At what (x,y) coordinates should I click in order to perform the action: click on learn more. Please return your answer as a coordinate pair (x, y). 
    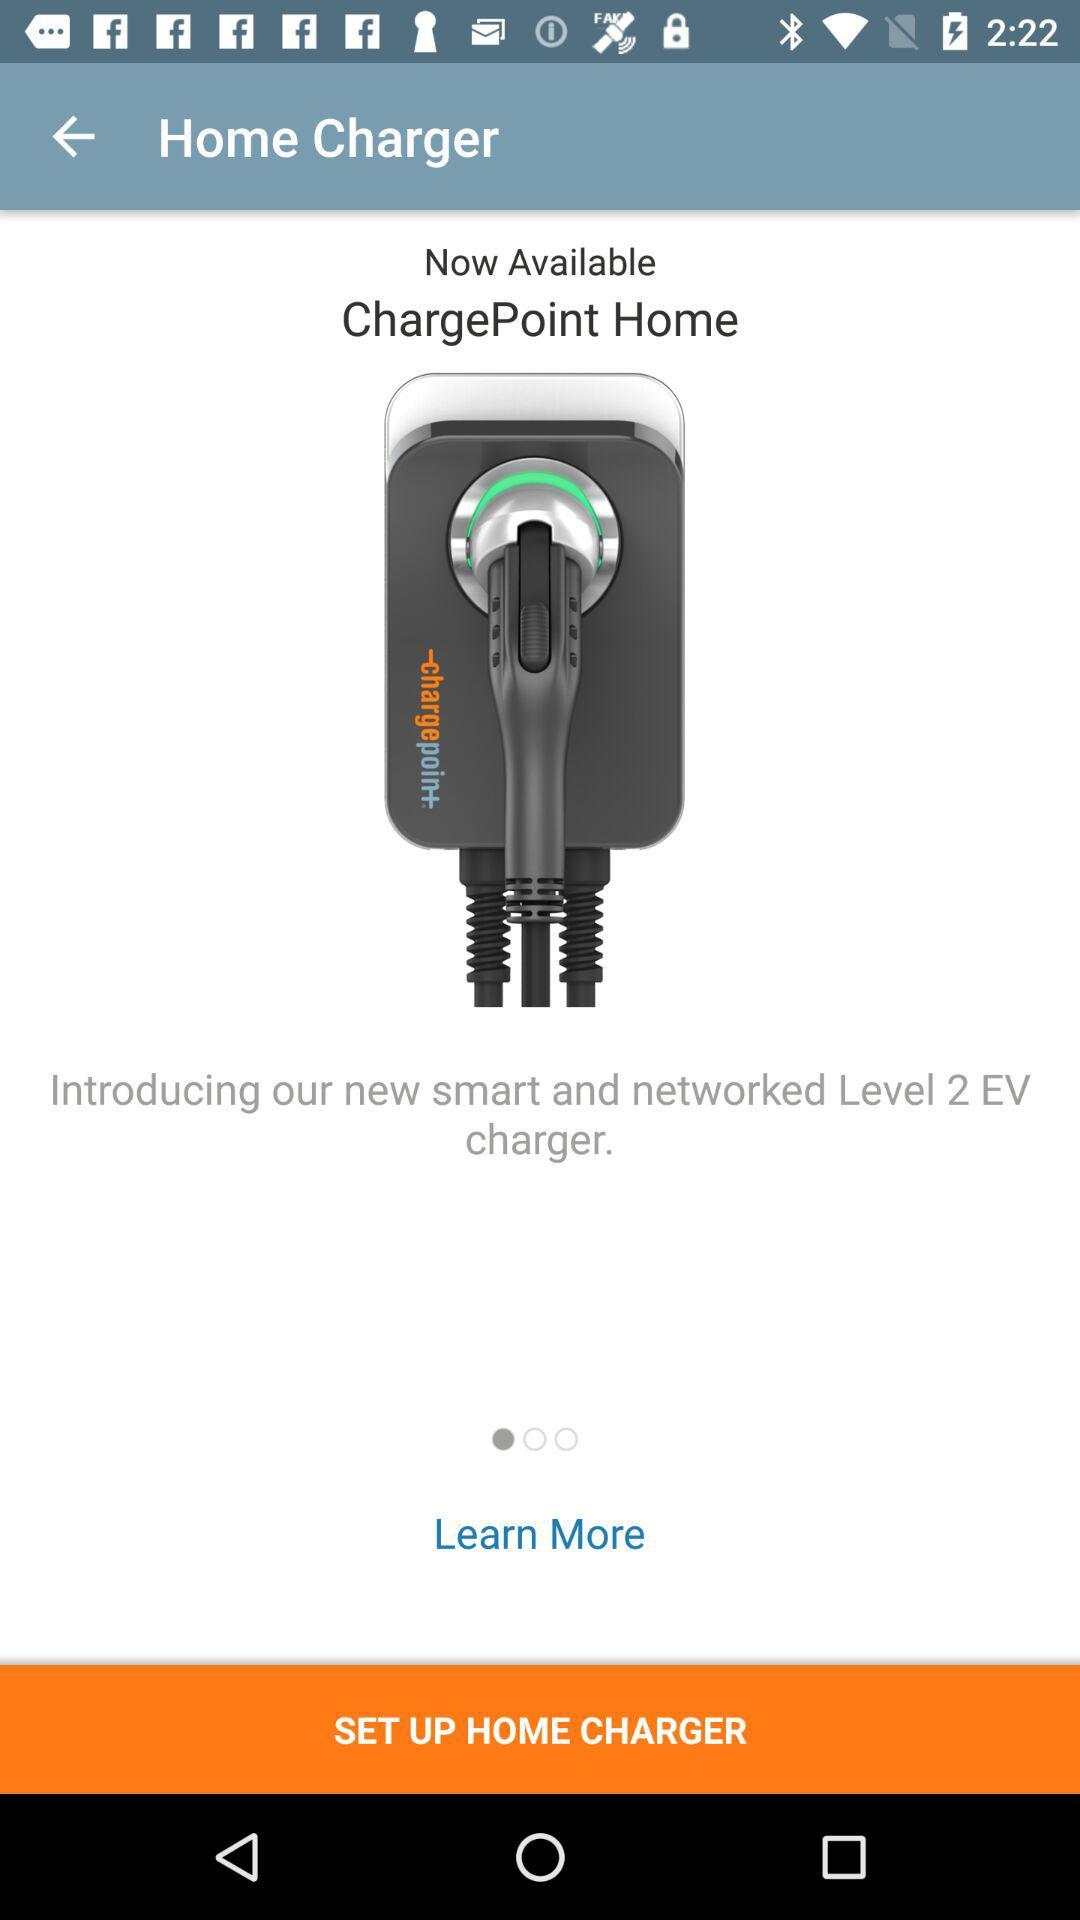
    Looking at the image, I should click on (538, 1531).